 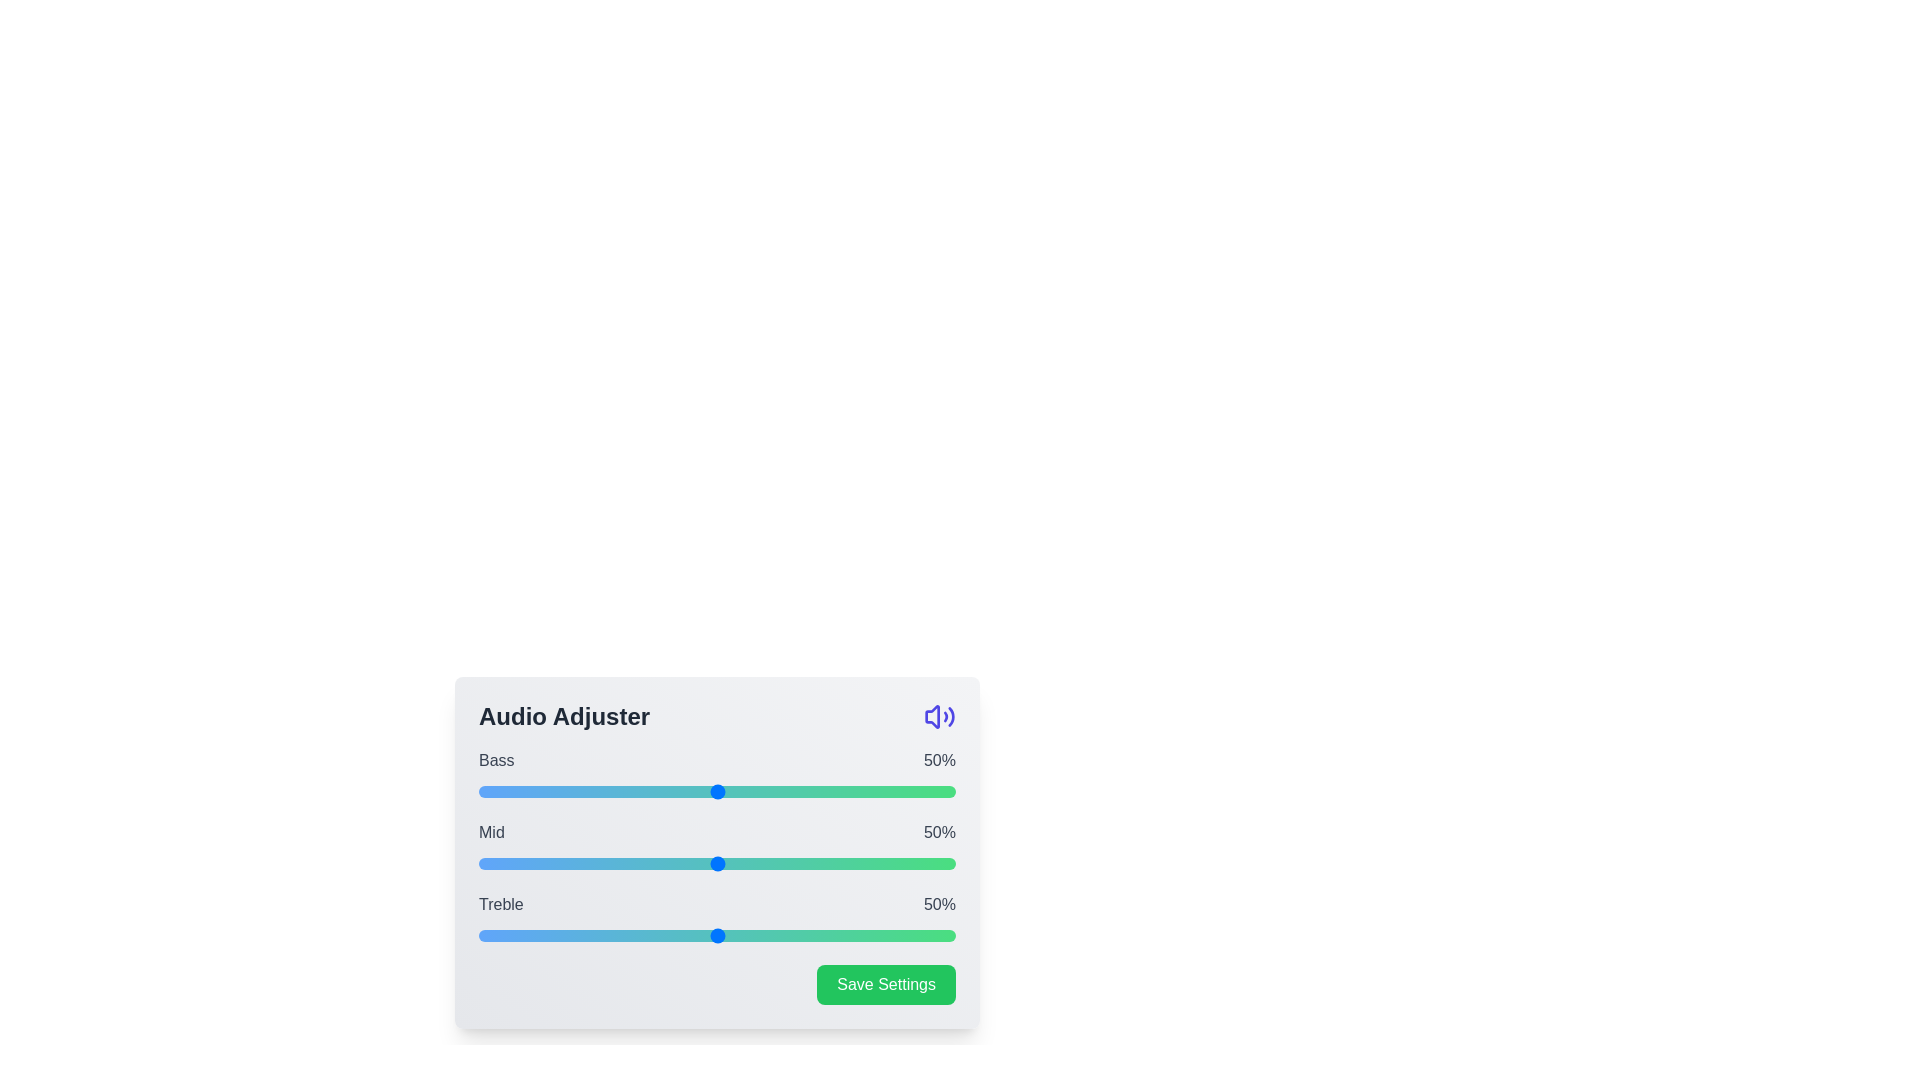 I want to click on the volume icon to interact with it, so click(x=939, y=716).